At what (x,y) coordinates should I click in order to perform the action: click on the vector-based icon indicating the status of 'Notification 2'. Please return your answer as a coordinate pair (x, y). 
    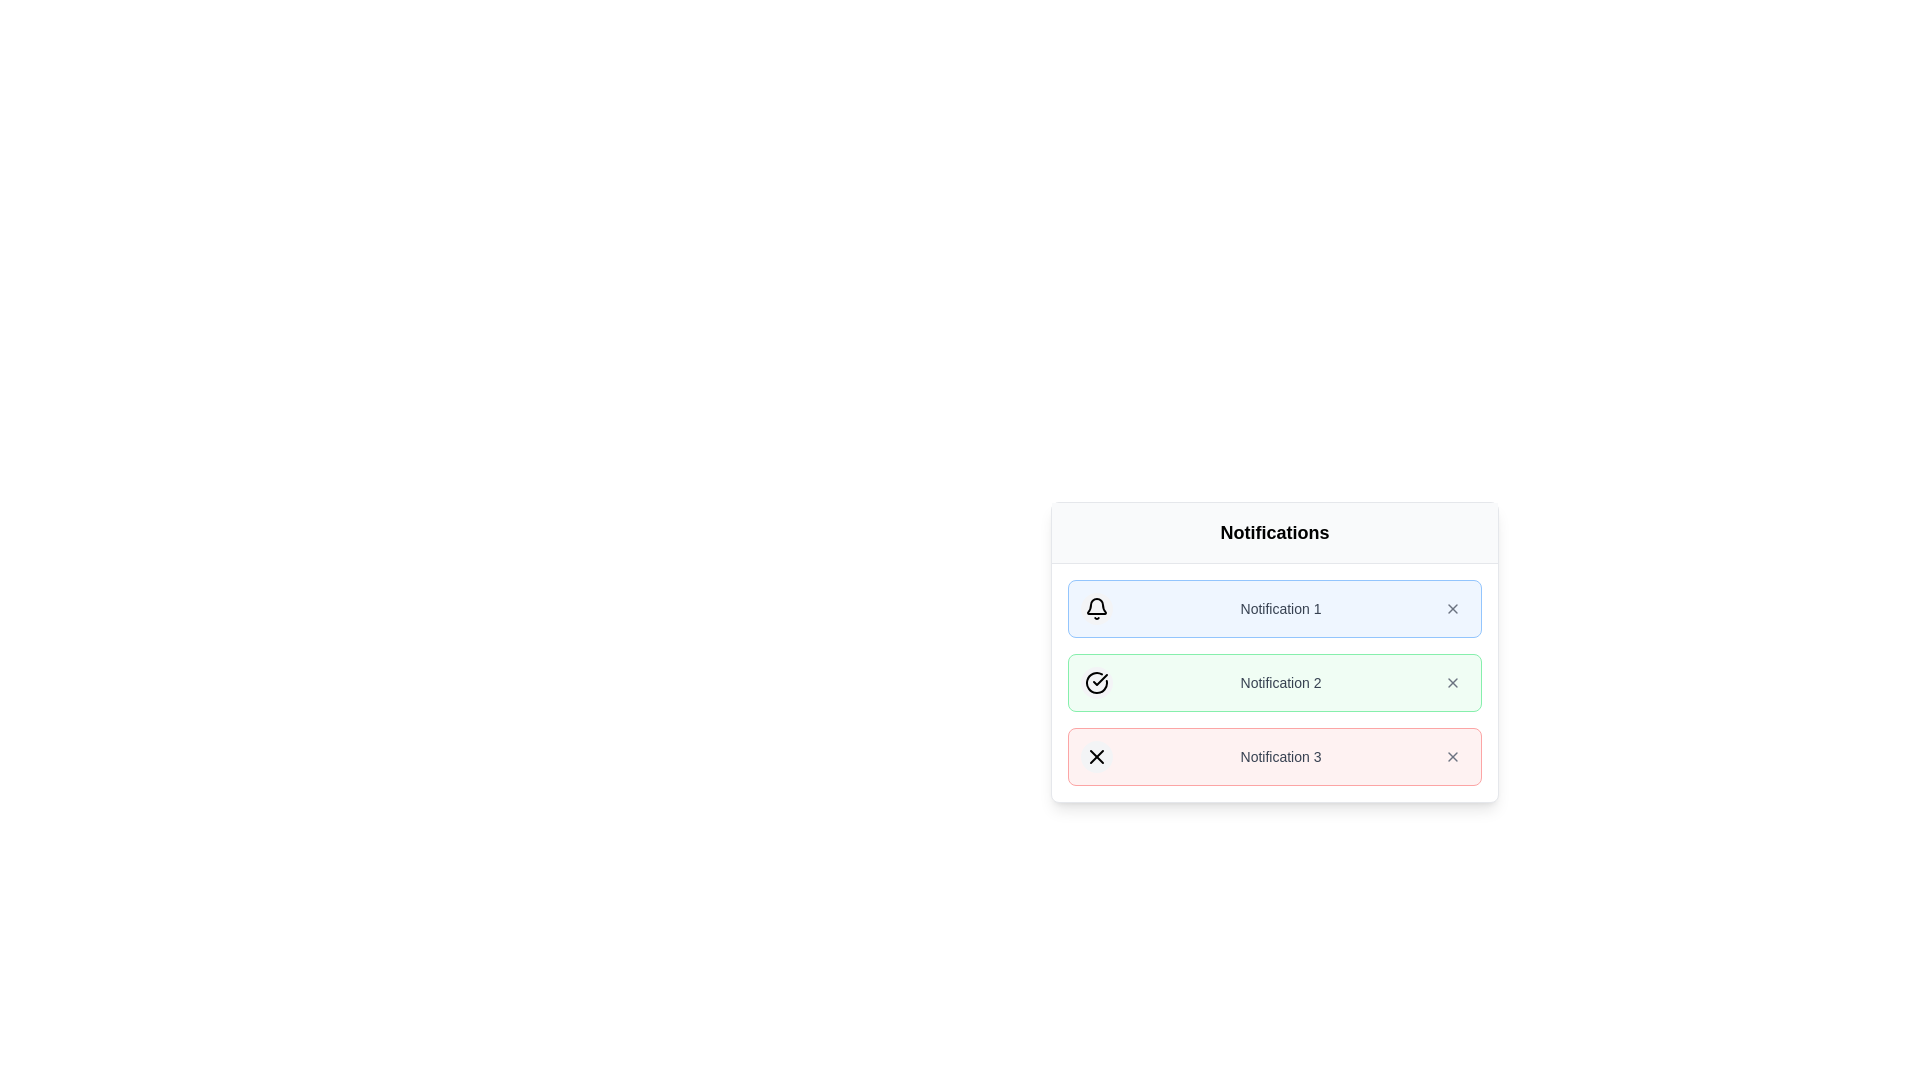
    Looking at the image, I should click on (1096, 681).